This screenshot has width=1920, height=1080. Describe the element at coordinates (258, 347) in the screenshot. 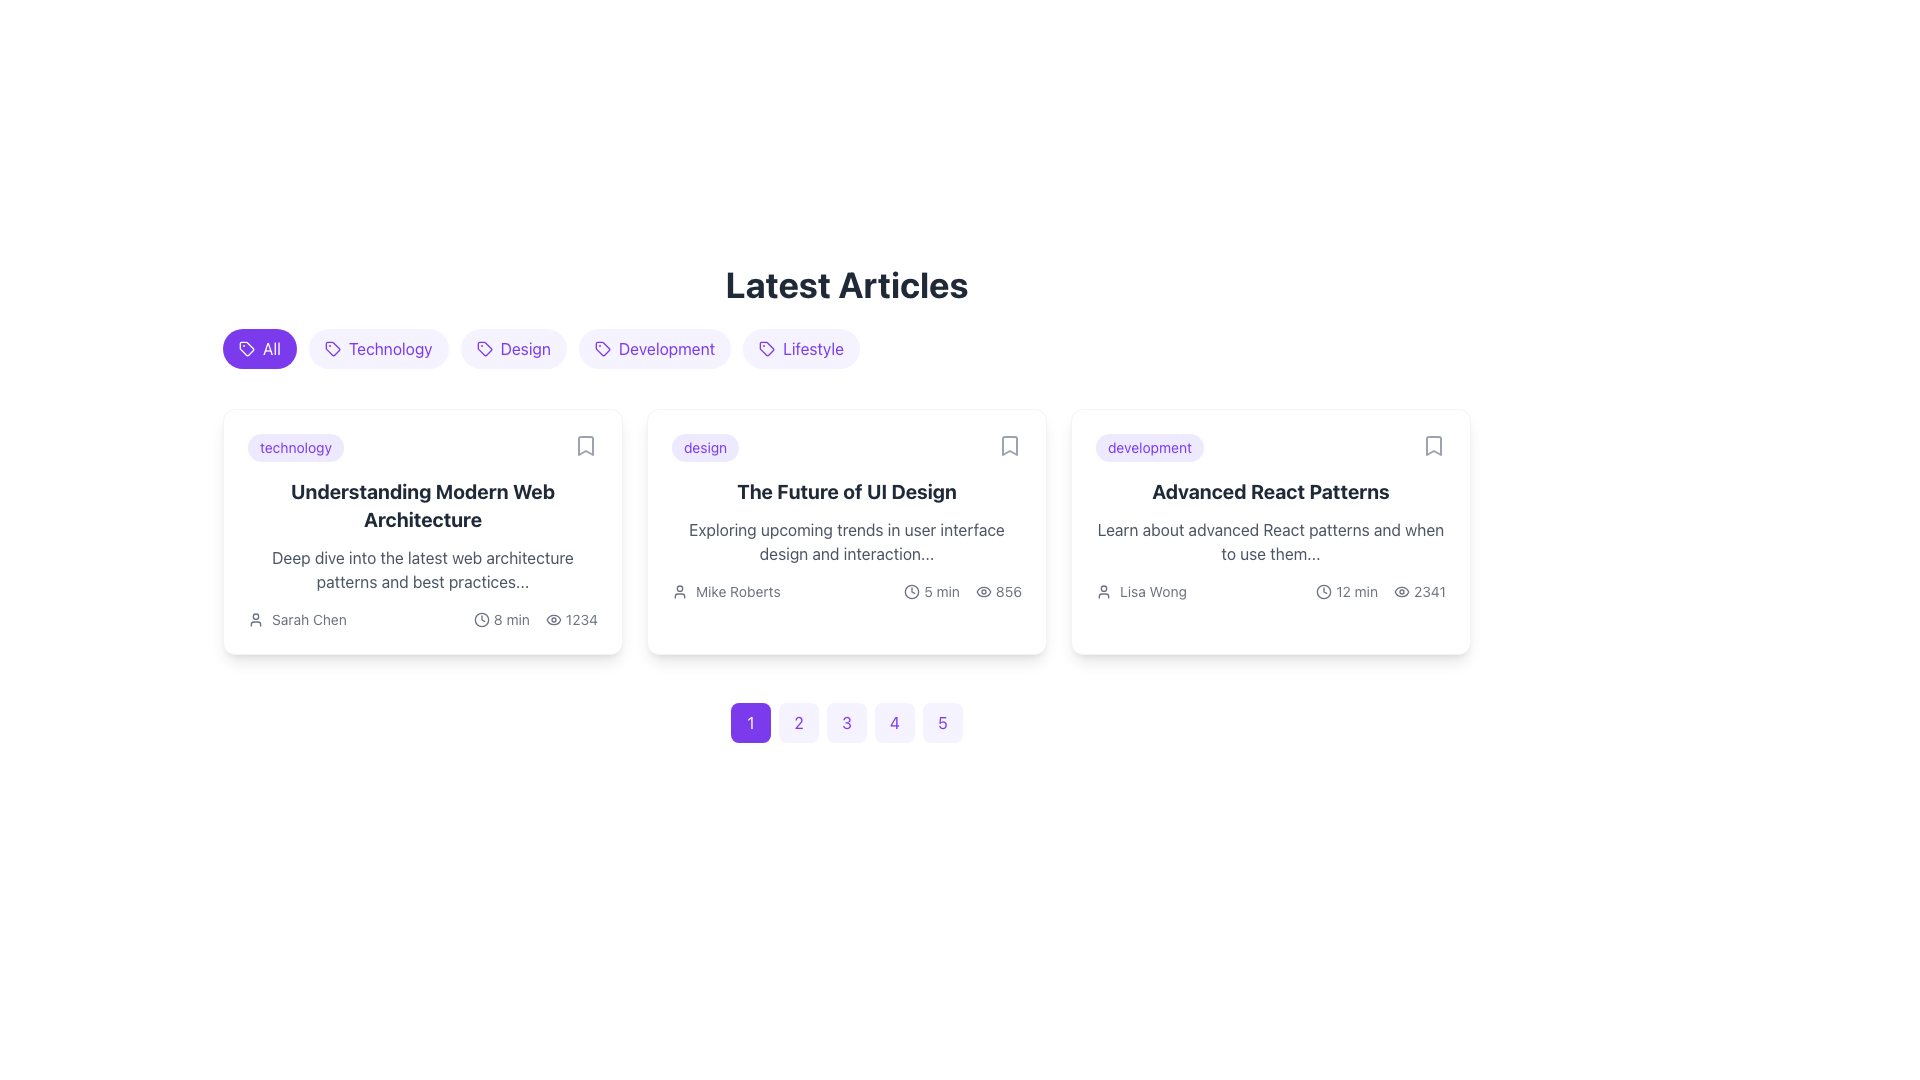

I see `the filter button that displays articles categorized as 'All', located at the leftmost position of a horizontal row above the 'Latest Articles' section` at that location.